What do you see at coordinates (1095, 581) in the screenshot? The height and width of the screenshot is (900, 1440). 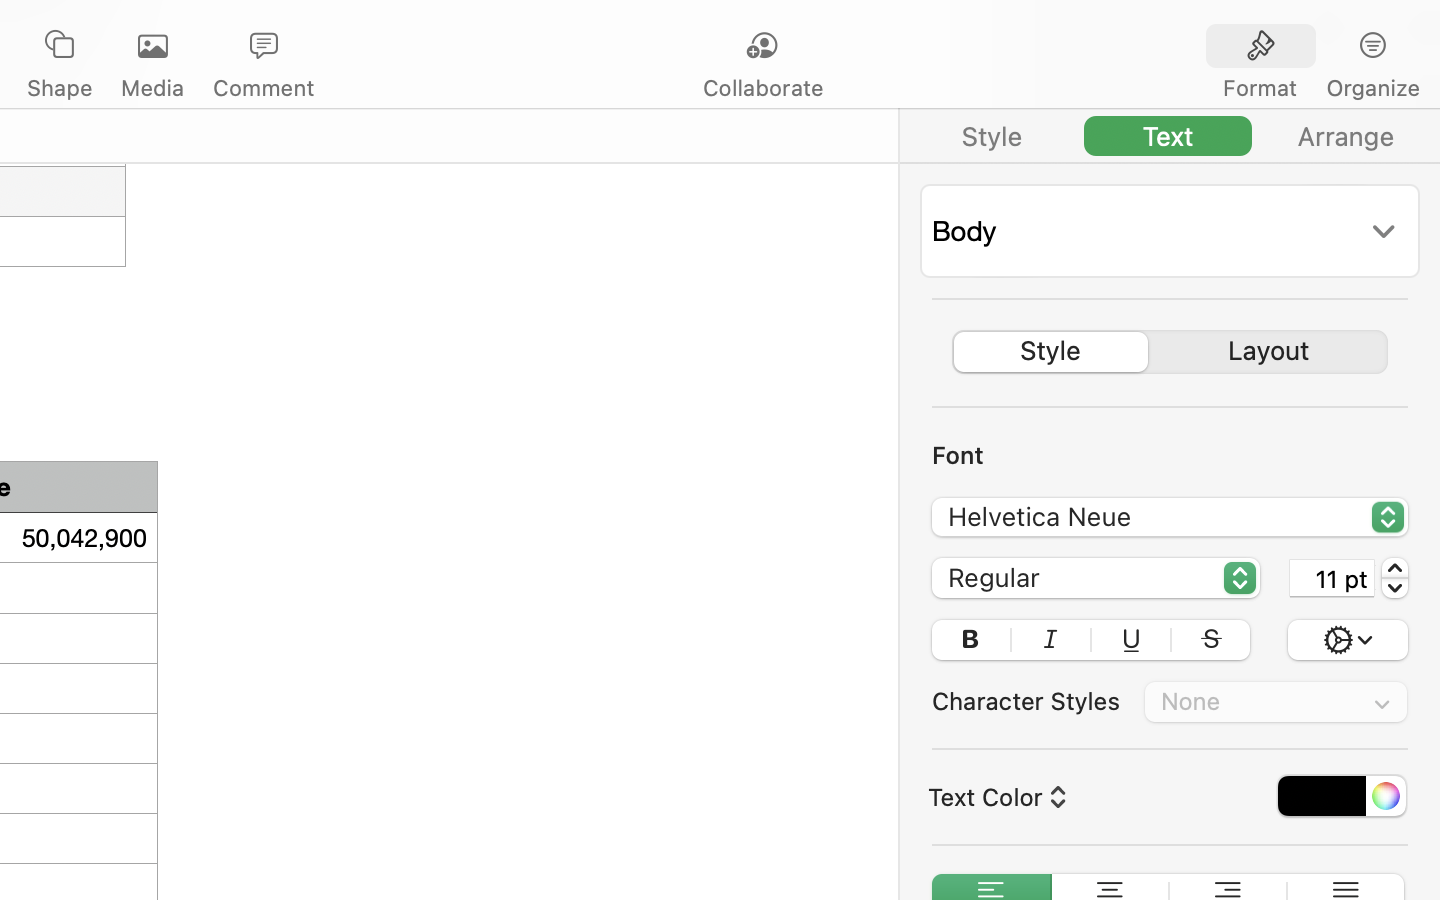 I see `'Regular'` at bounding box center [1095, 581].